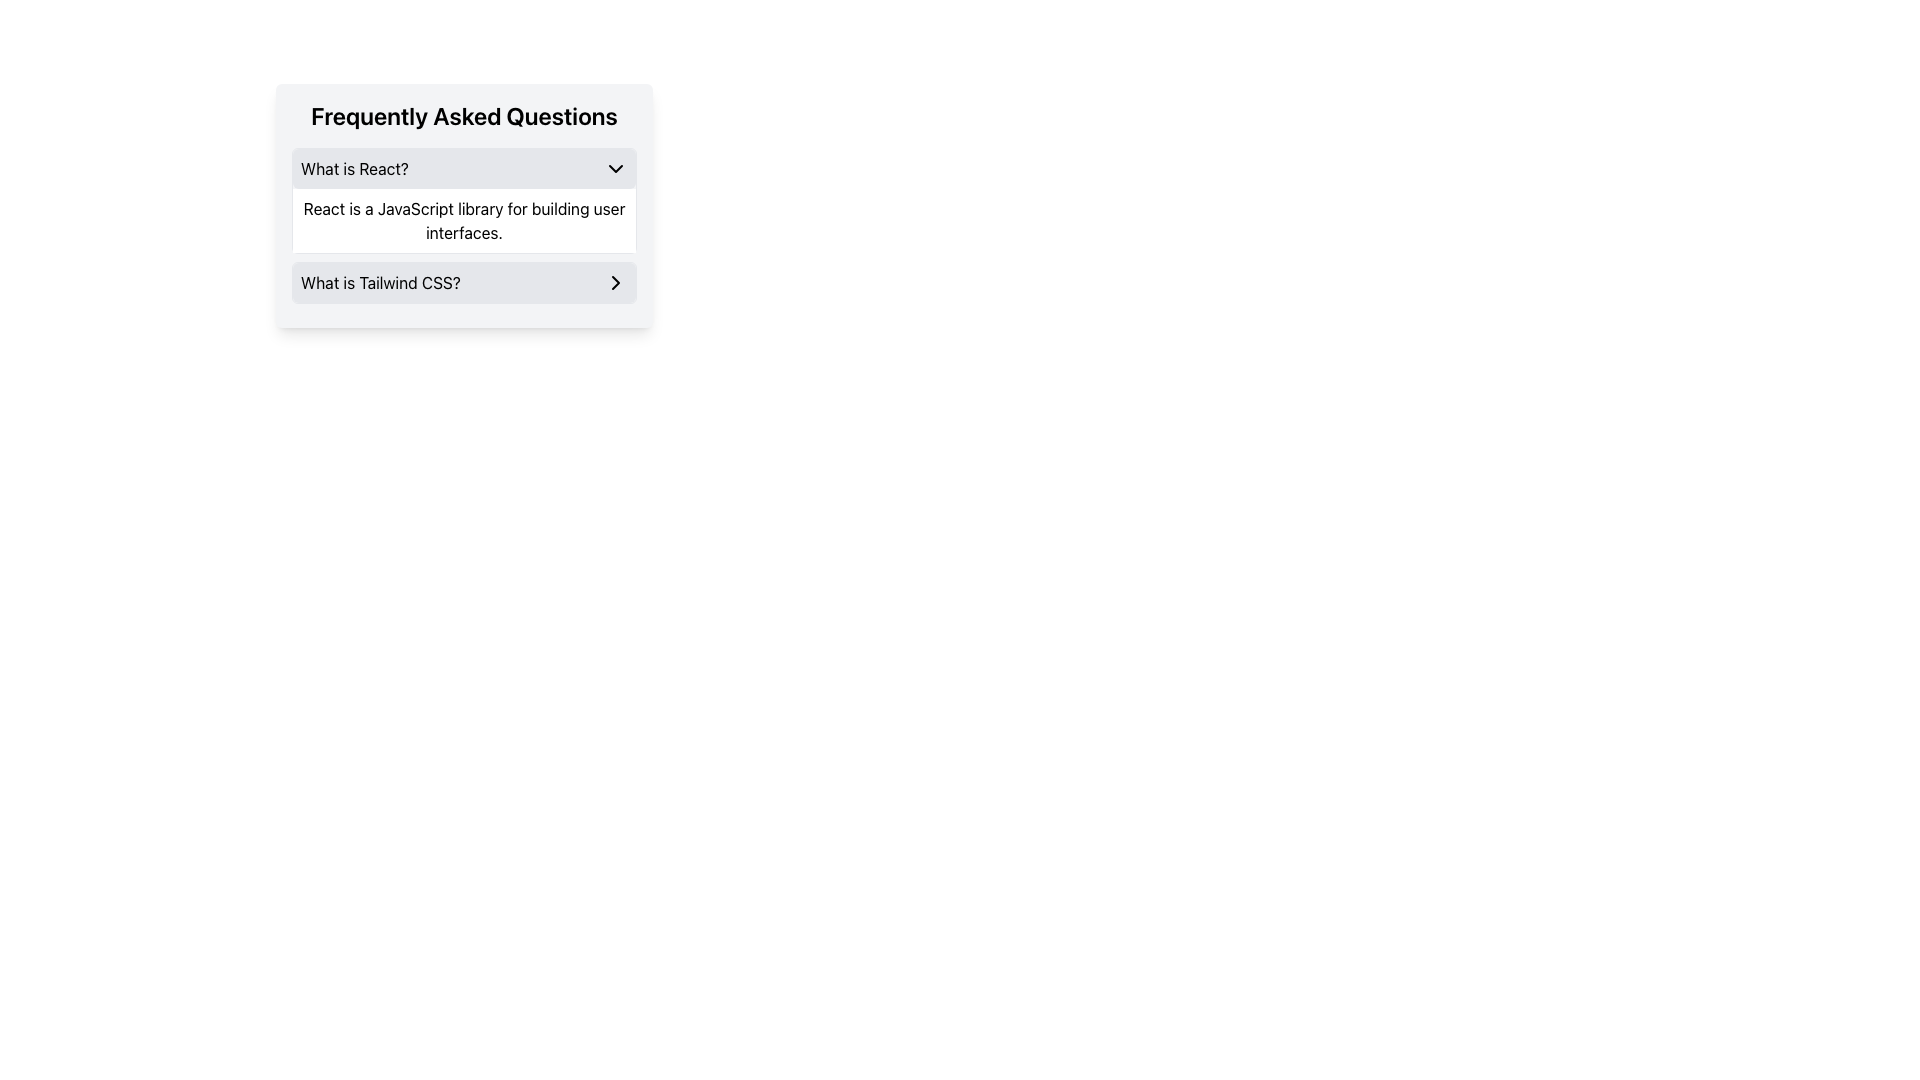 The height and width of the screenshot is (1080, 1920). Describe the element at coordinates (463, 282) in the screenshot. I see `the button labeled 'What is Tailwind CSS?' in the 'Frequently Asked Questions' section` at that location.